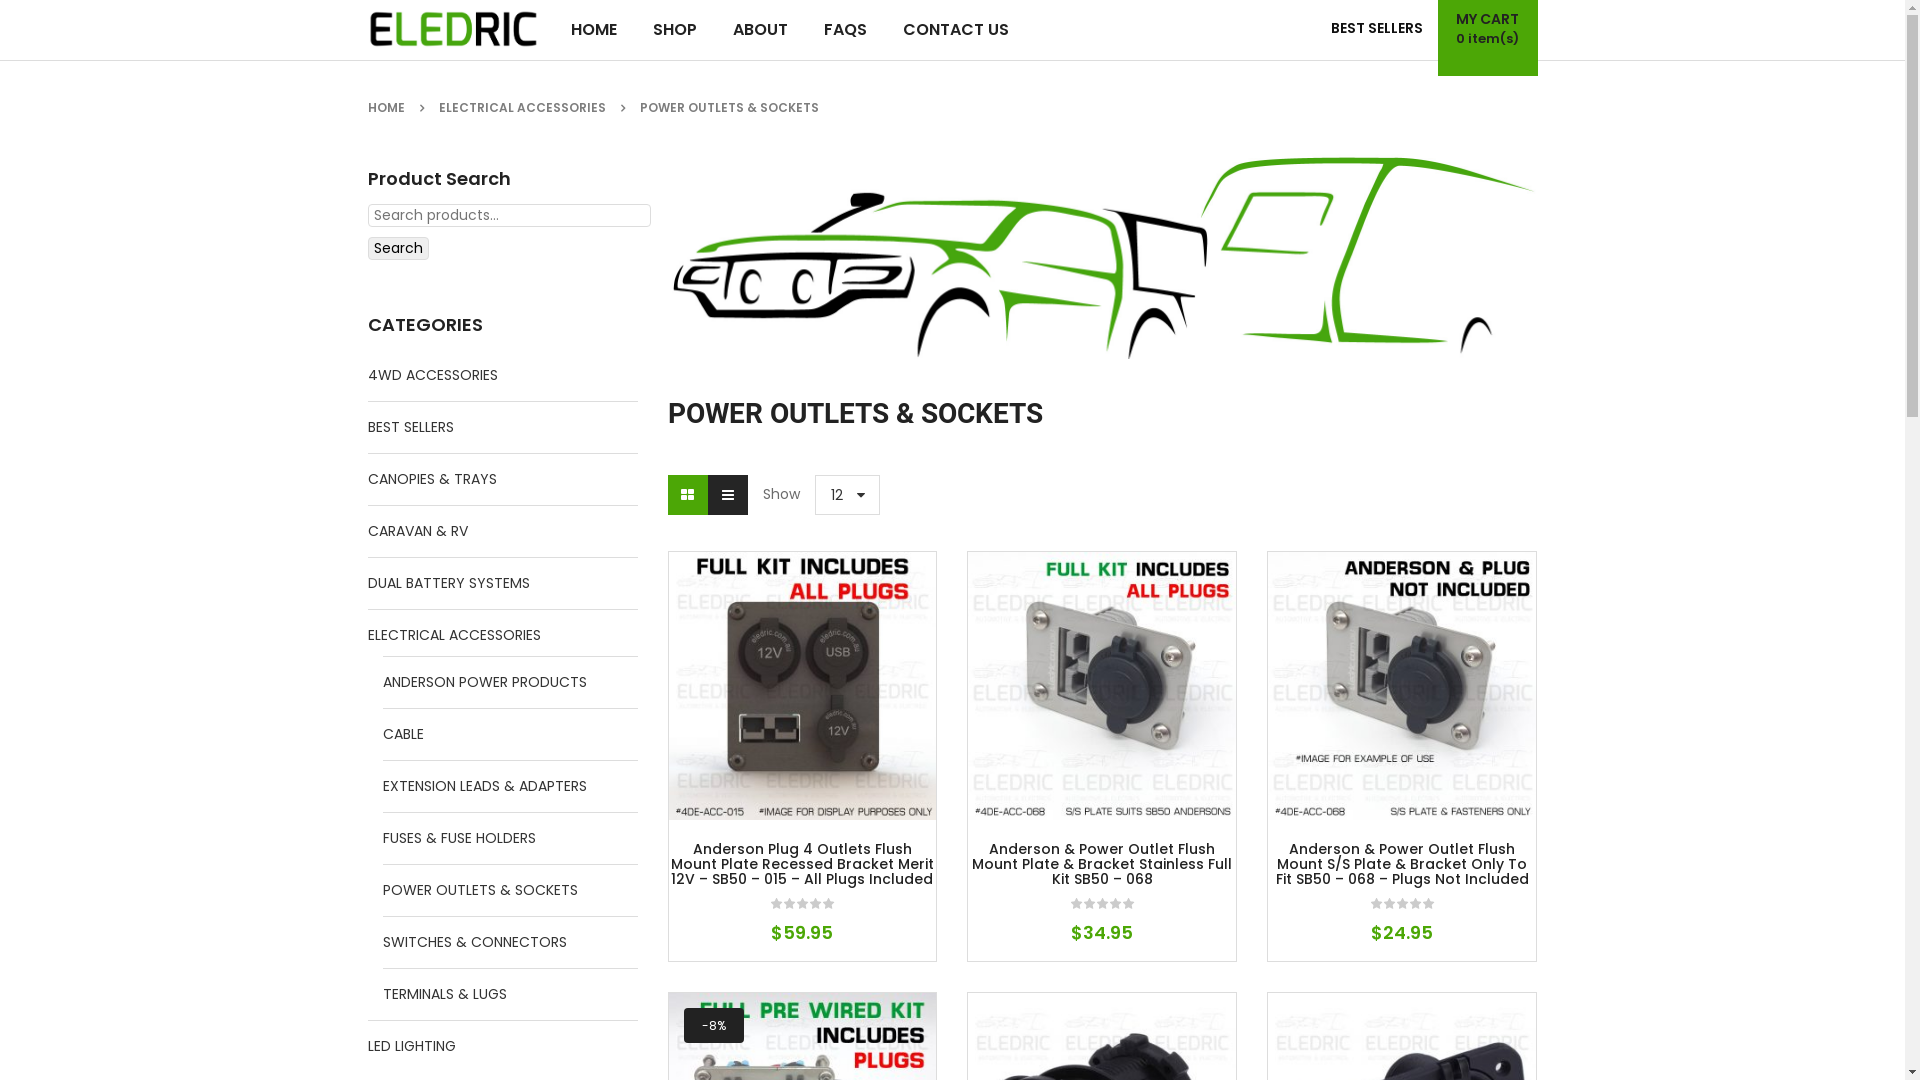 The height and width of the screenshot is (1080, 1920). I want to click on 'ABOUT', so click(758, 30).